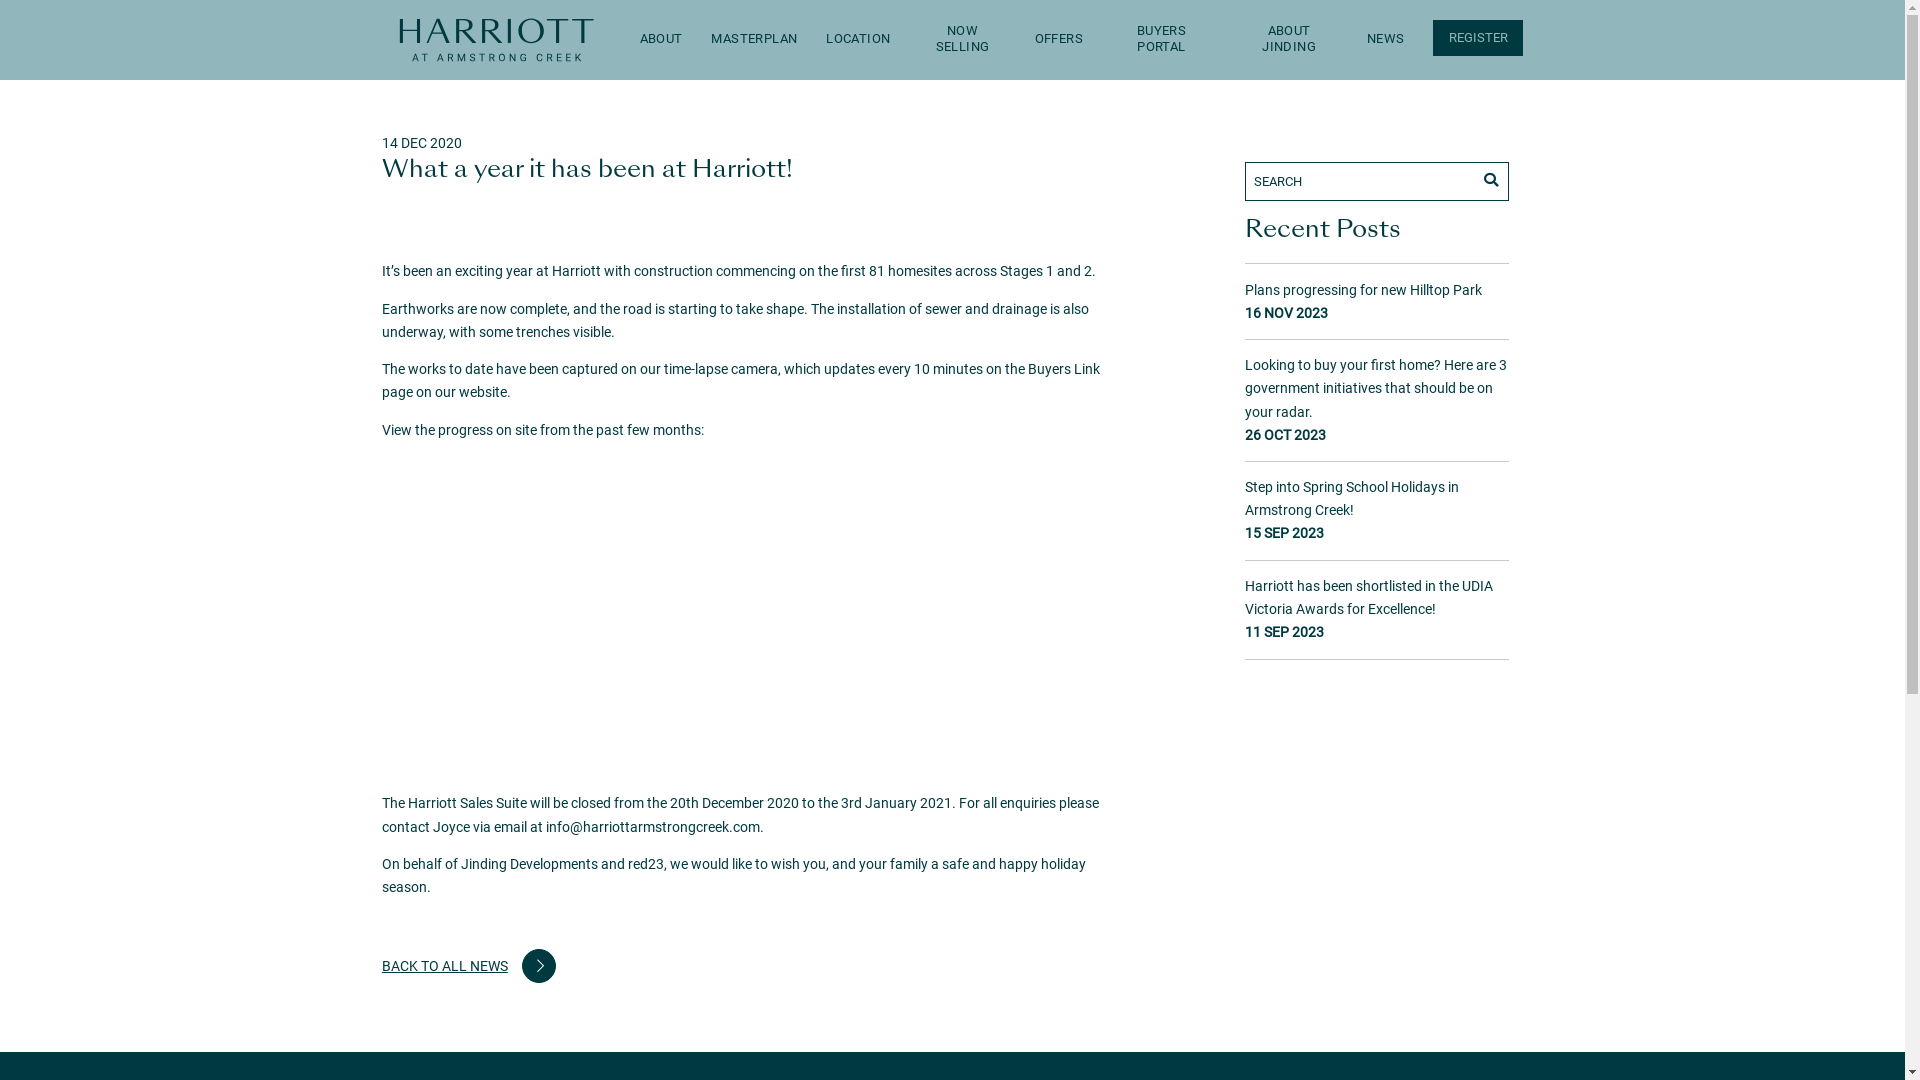 The image size is (1920, 1080). I want to click on 'LOCATION', so click(858, 40).